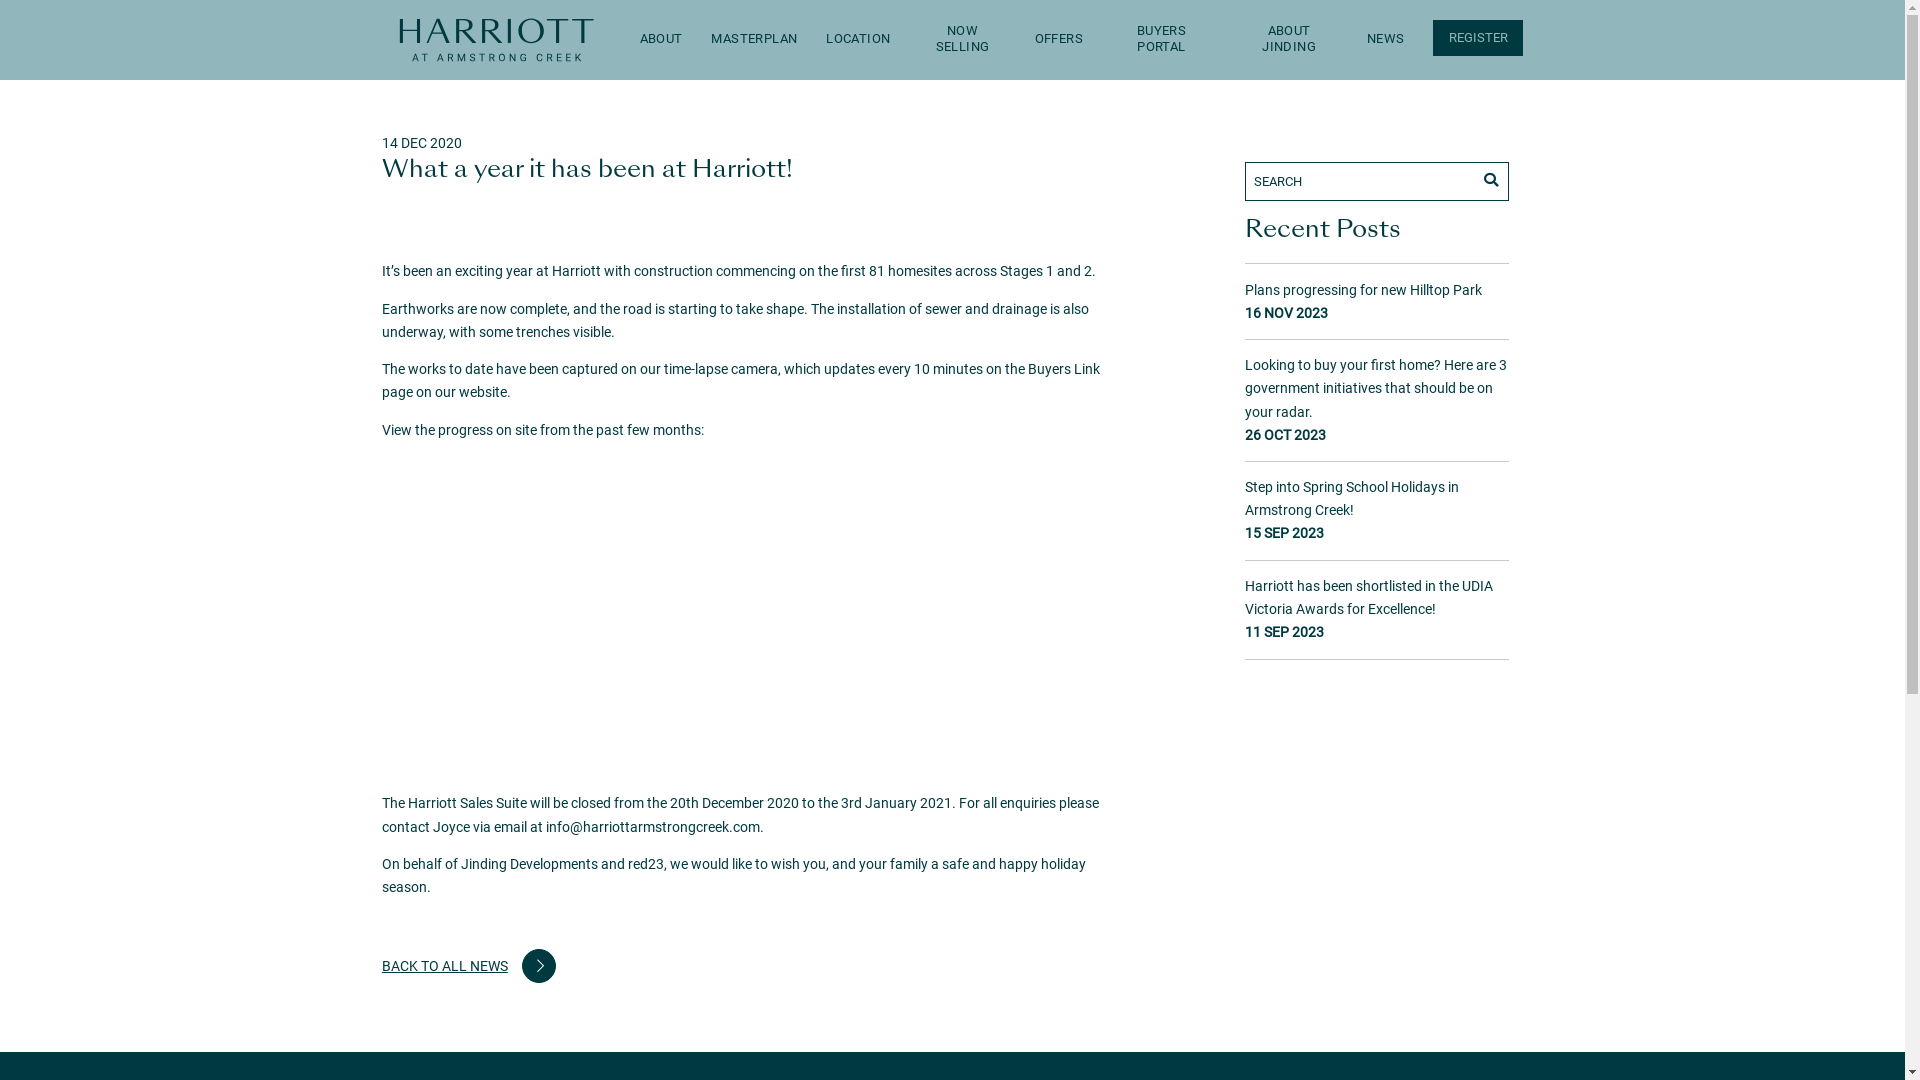 The image size is (1920, 1080). I want to click on 'LOCATION', so click(858, 40).